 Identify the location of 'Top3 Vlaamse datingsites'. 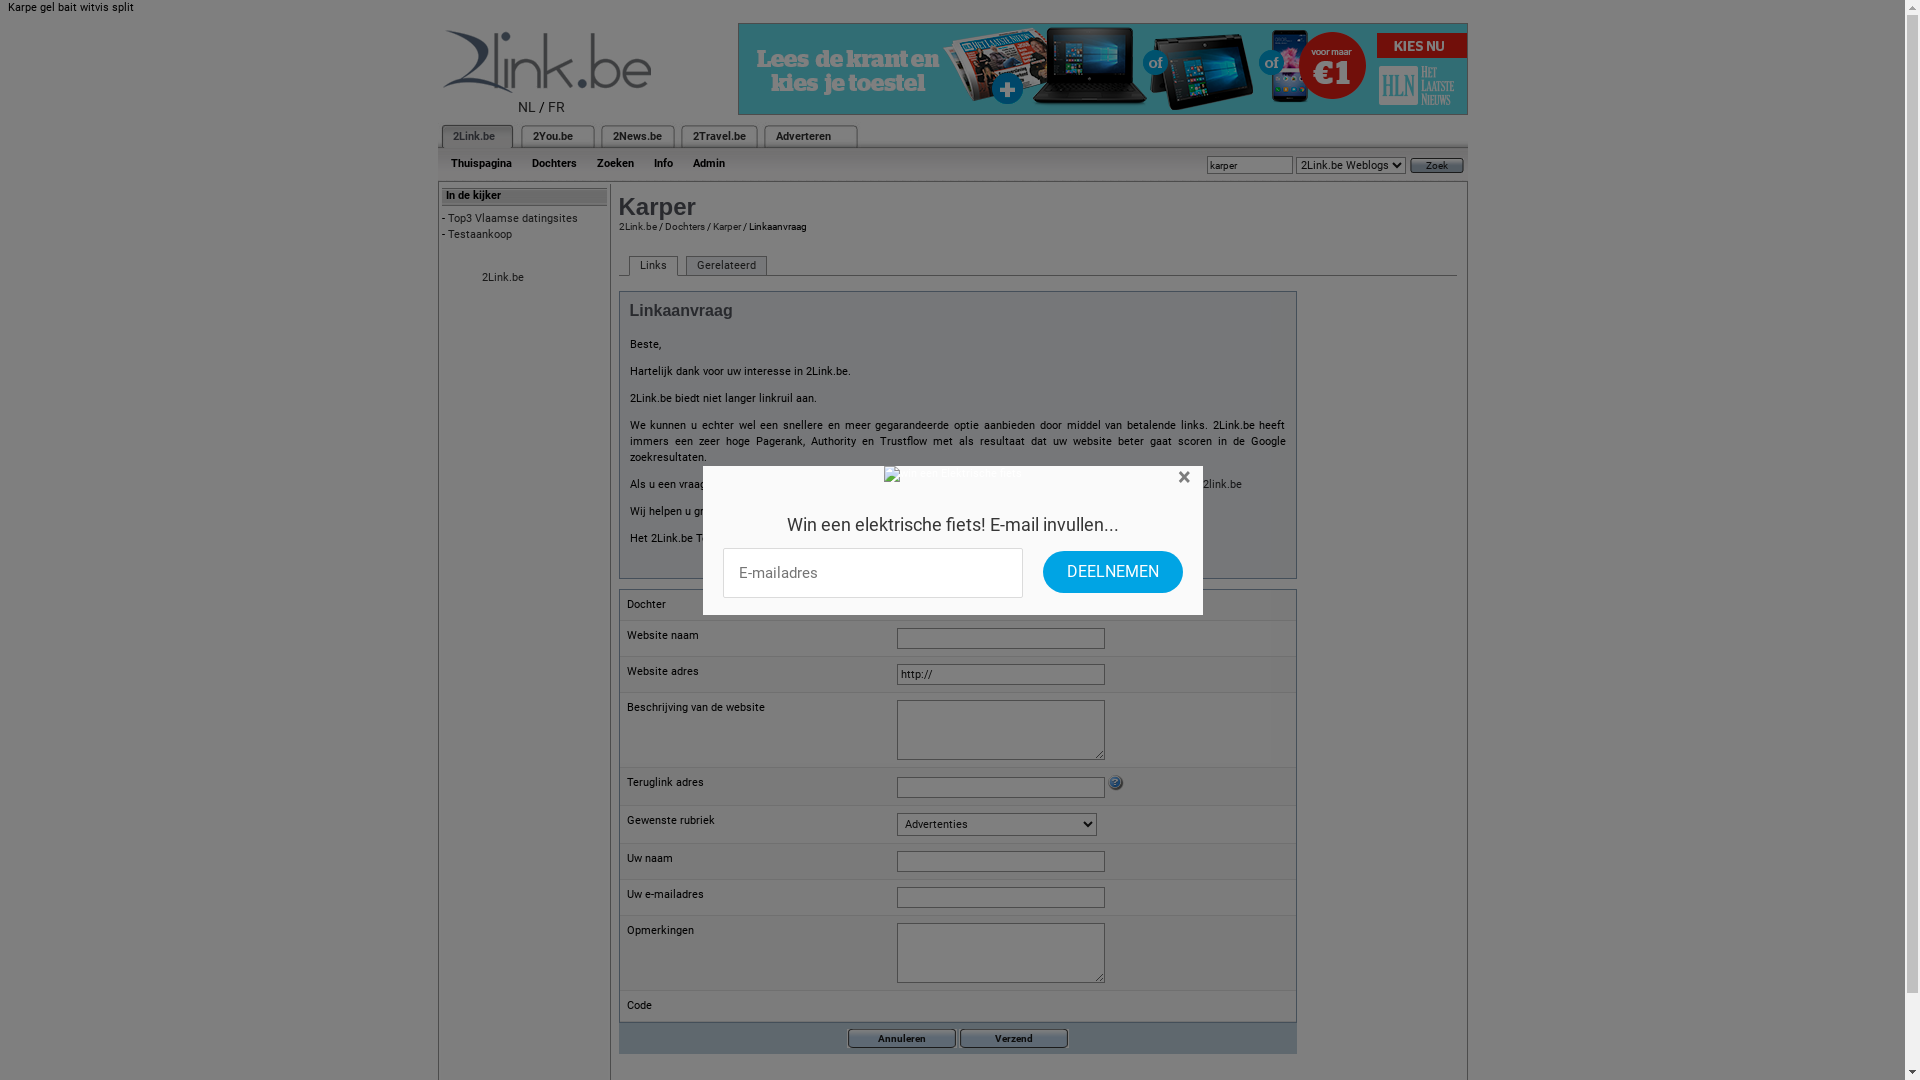
(513, 218).